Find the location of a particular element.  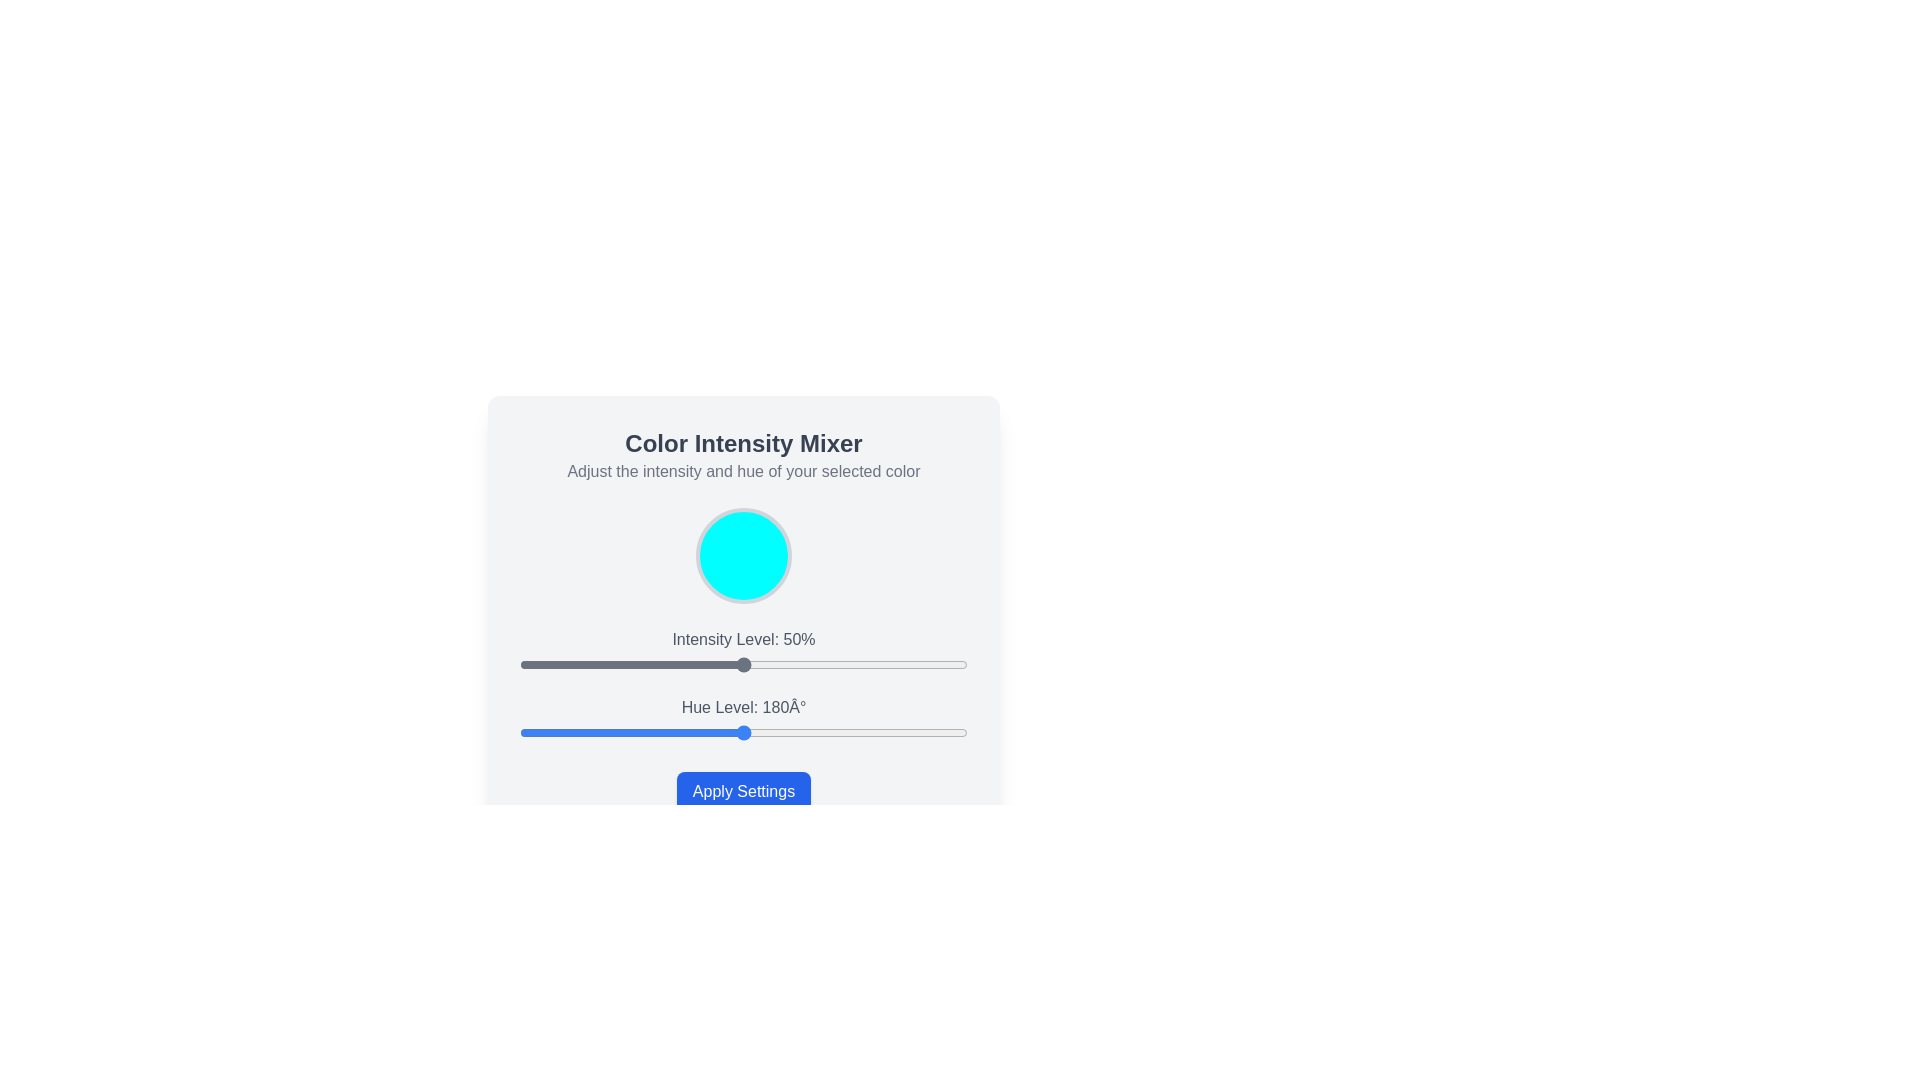

the hue level slider to 271° is located at coordinates (857, 732).